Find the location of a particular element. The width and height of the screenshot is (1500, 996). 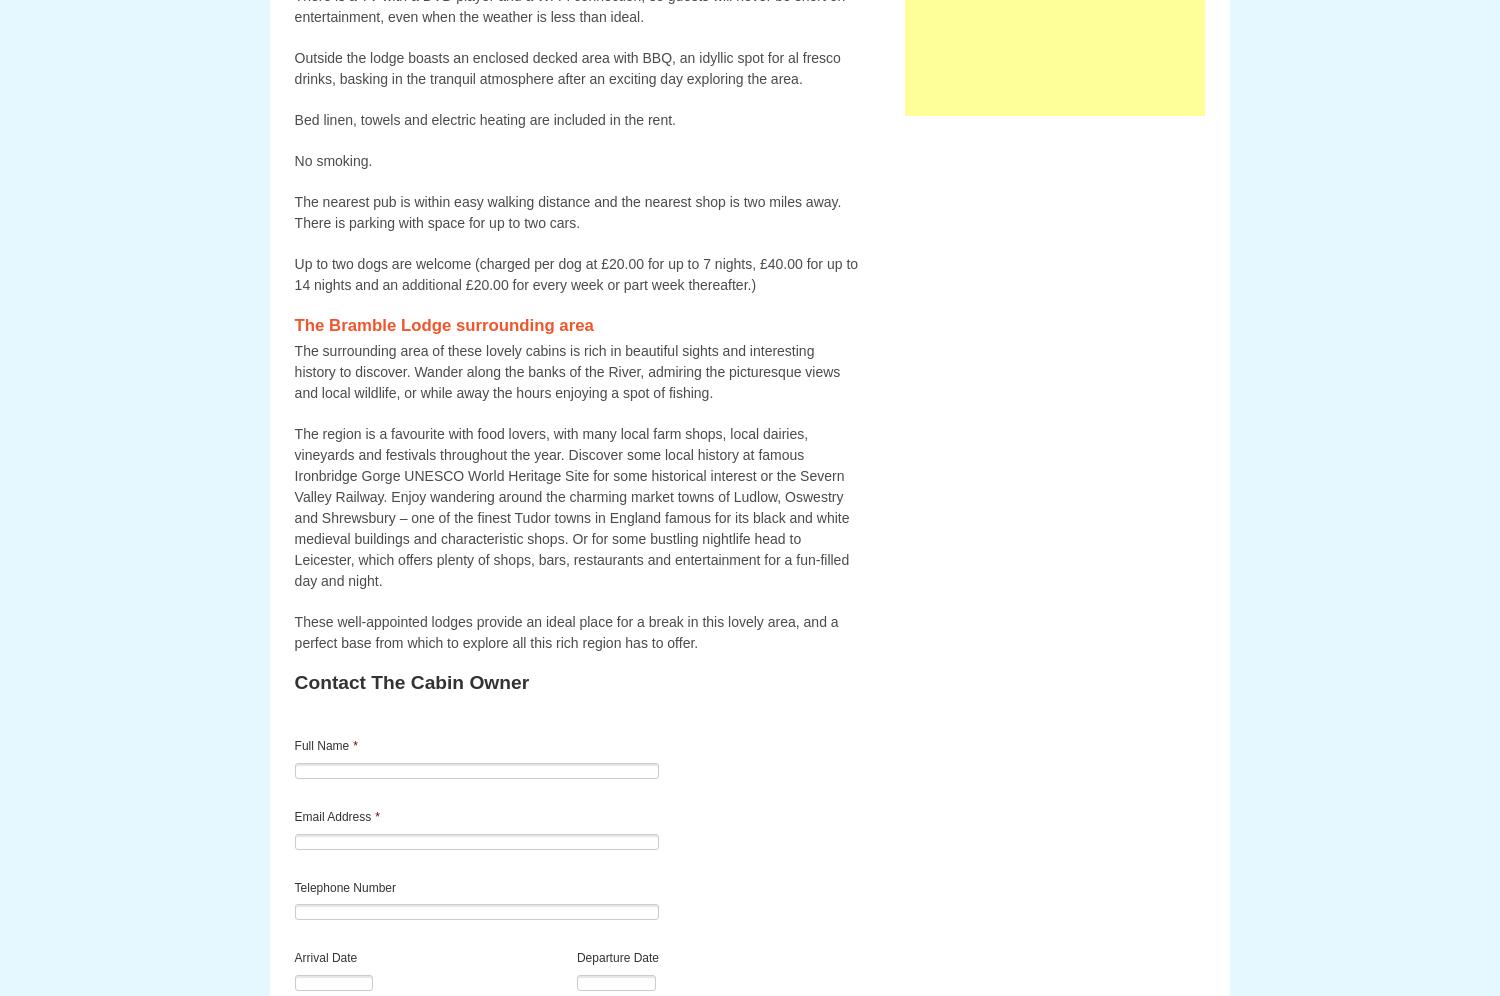

'These well-appointed lodges provide an ideal place for a break in this lovely area, and a perfect base from which to explore all this rich region has to offer.' is located at coordinates (564, 631).